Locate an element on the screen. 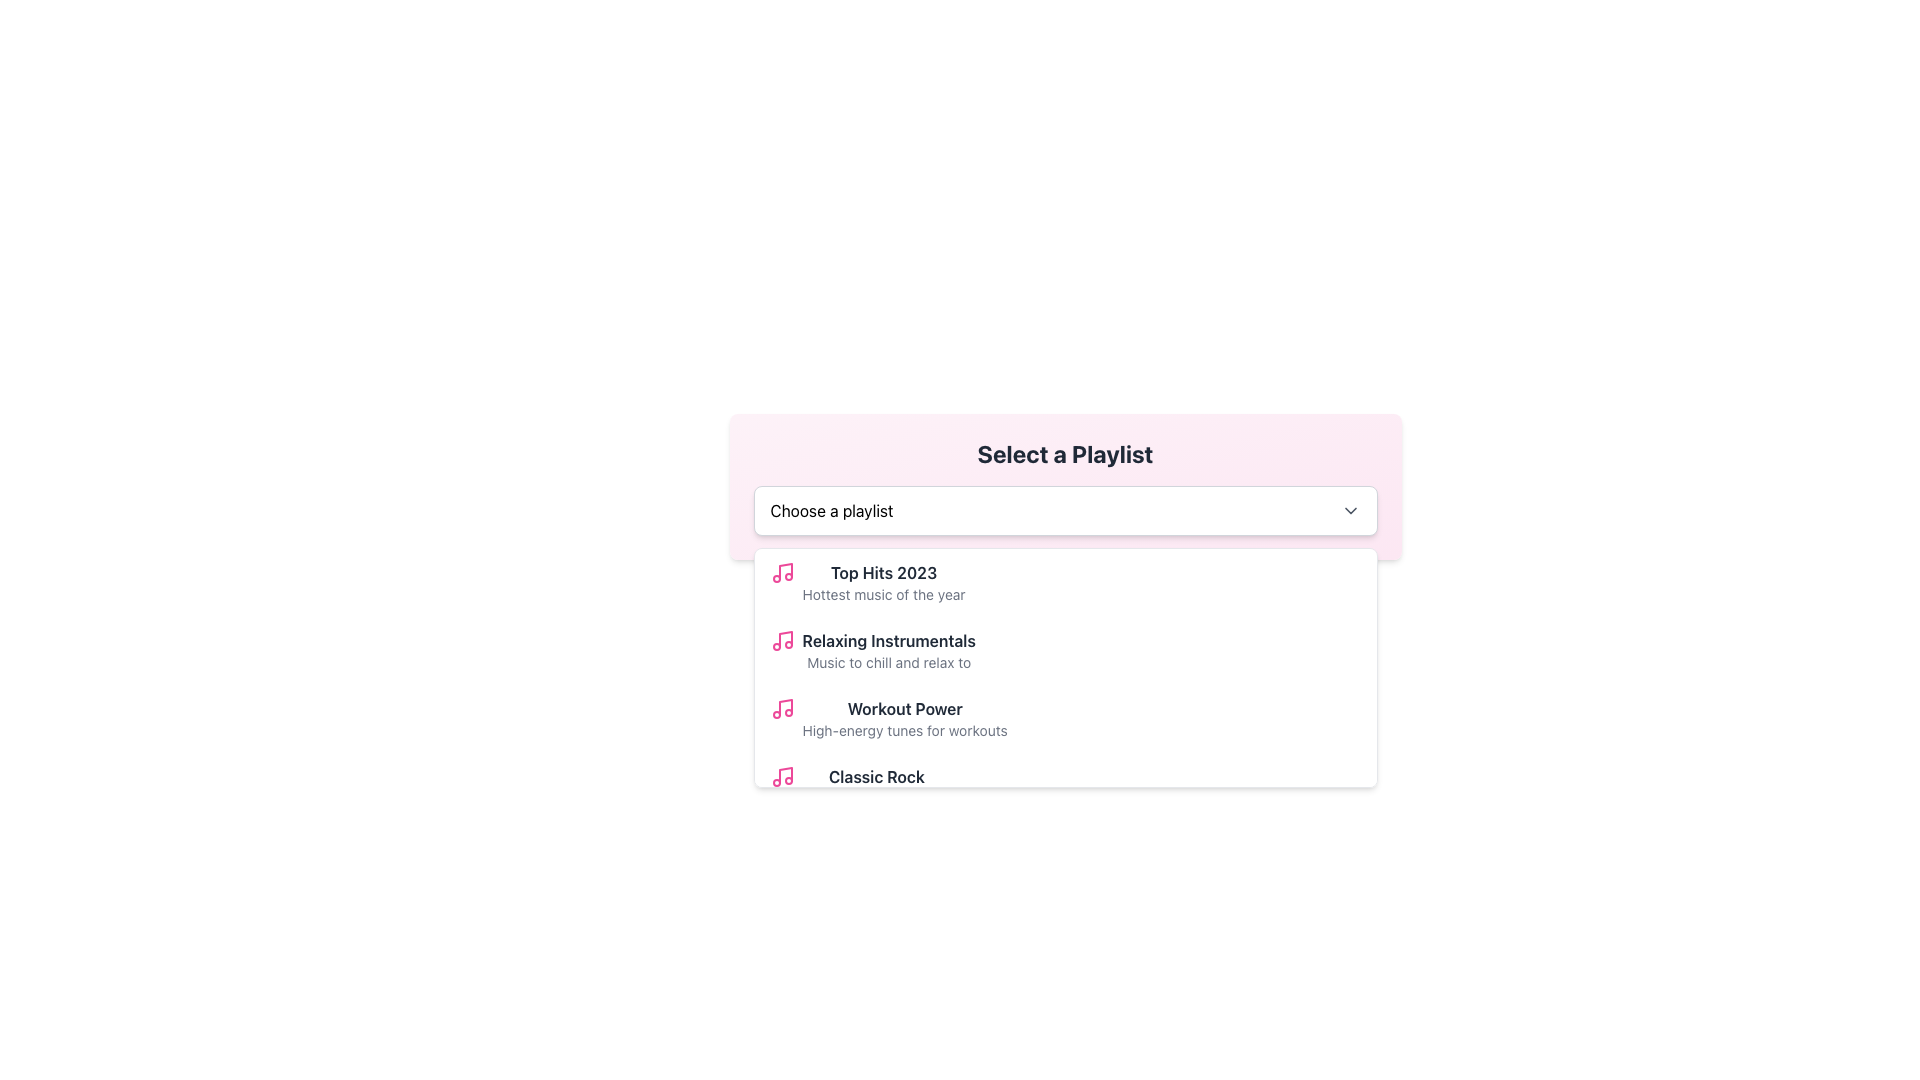 The width and height of the screenshot is (1920, 1080). static text label that displays 'High-energy tunes for workouts', which is located below the 'Workout Power' dropdown menu is located at coordinates (904, 731).